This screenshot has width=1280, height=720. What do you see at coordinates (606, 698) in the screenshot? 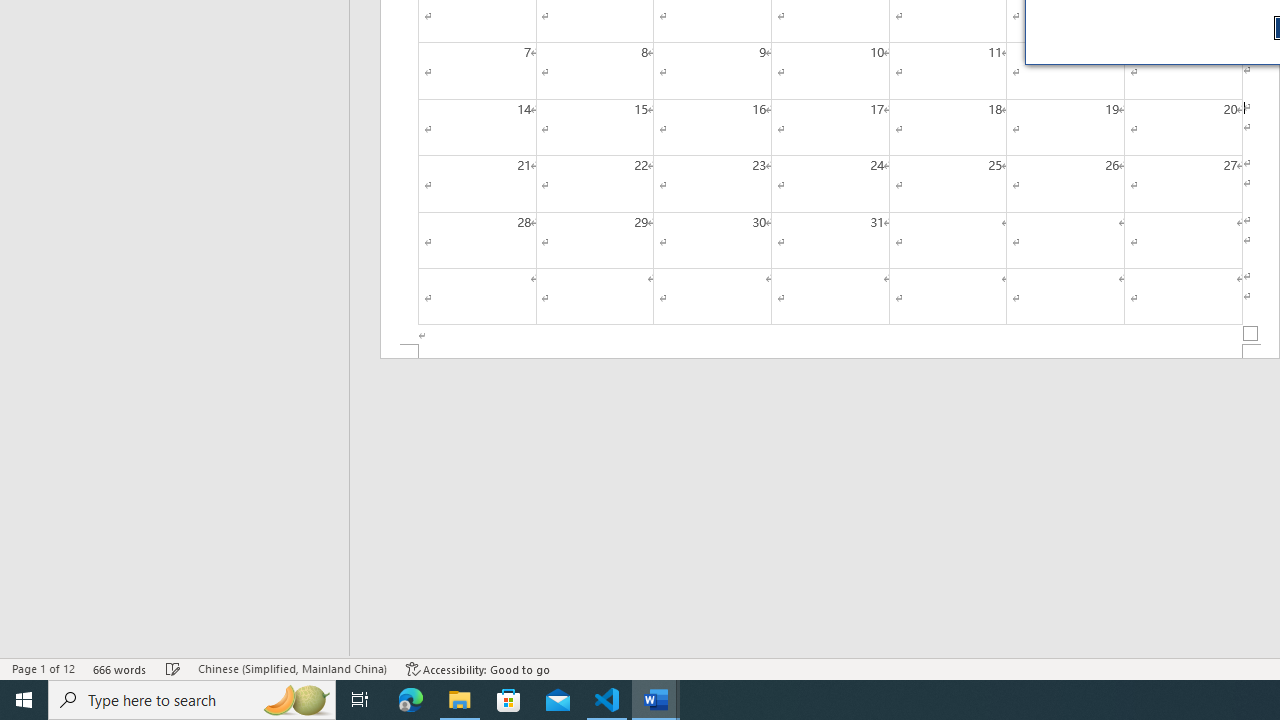
I see `'Visual Studio Code - 1 running window'` at bounding box center [606, 698].